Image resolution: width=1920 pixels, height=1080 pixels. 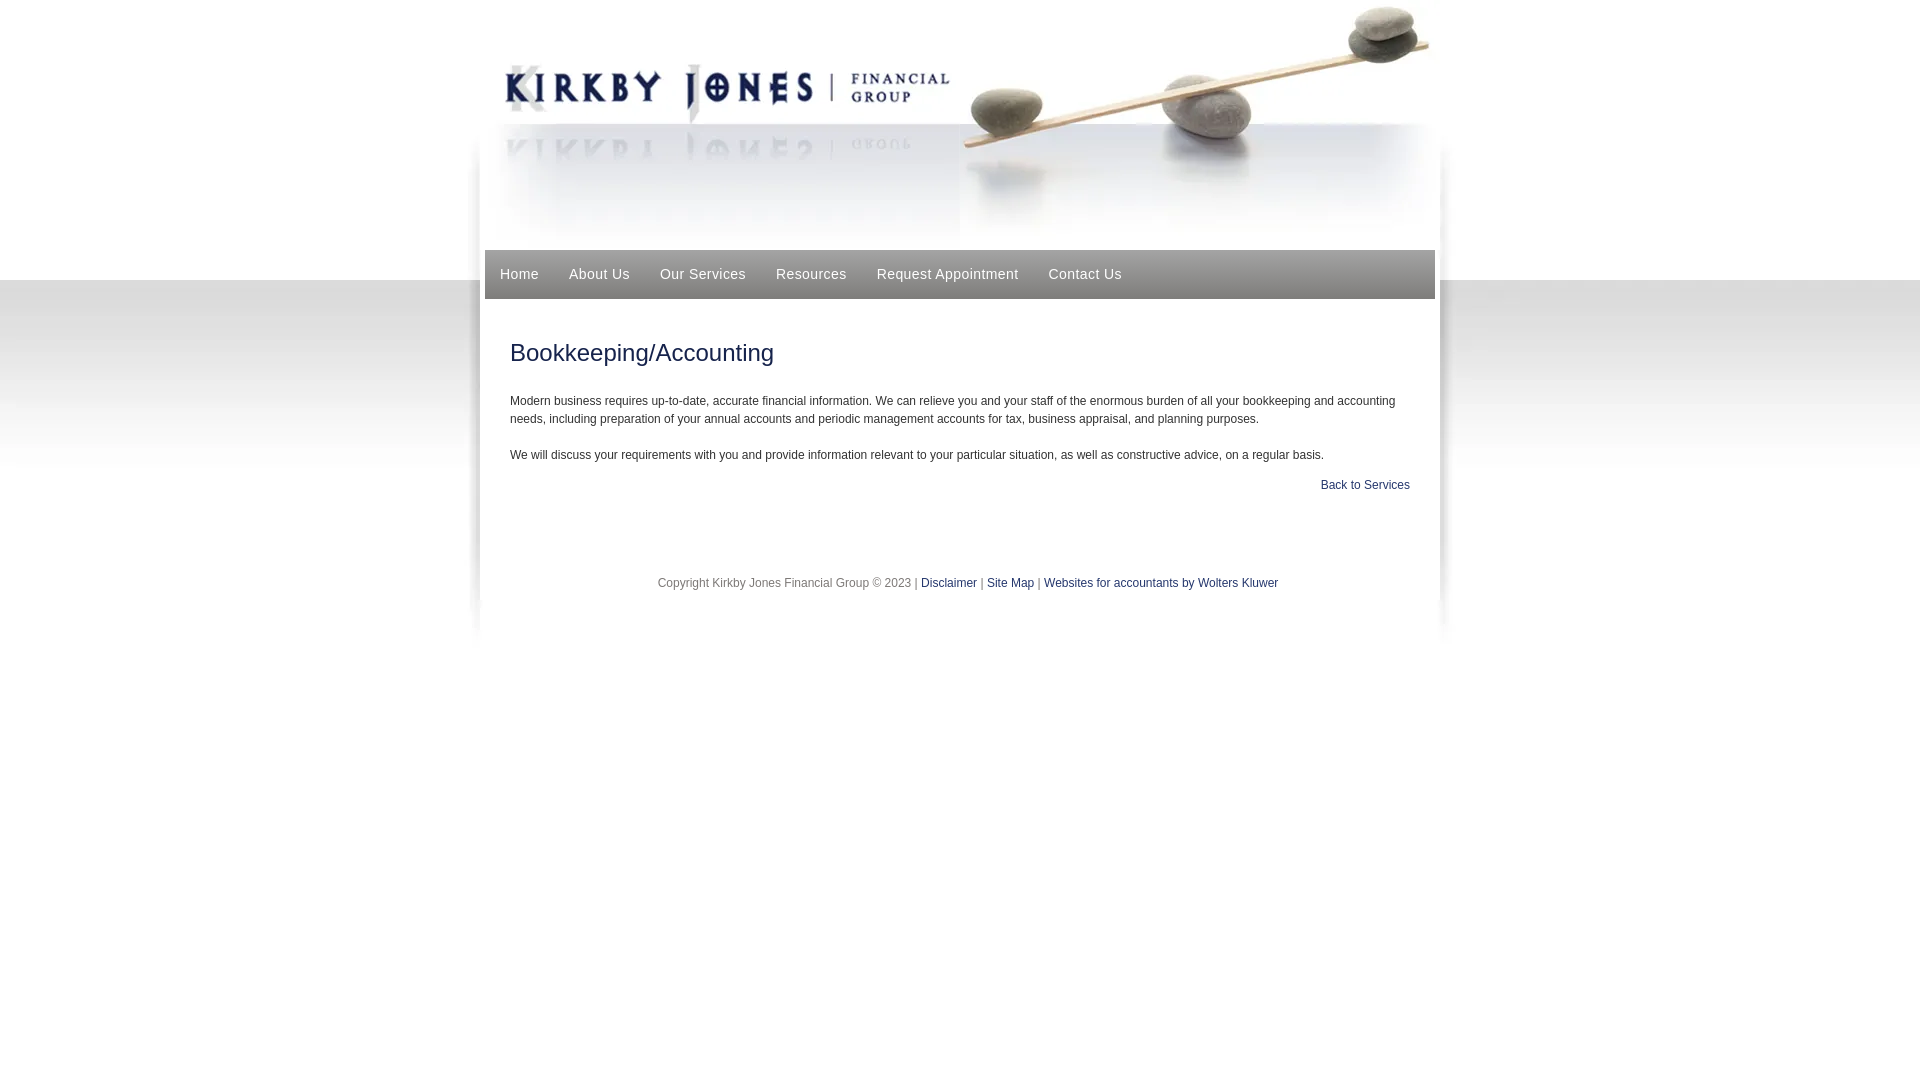 What do you see at coordinates (948, 582) in the screenshot?
I see `'Disclaimer'` at bounding box center [948, 582].